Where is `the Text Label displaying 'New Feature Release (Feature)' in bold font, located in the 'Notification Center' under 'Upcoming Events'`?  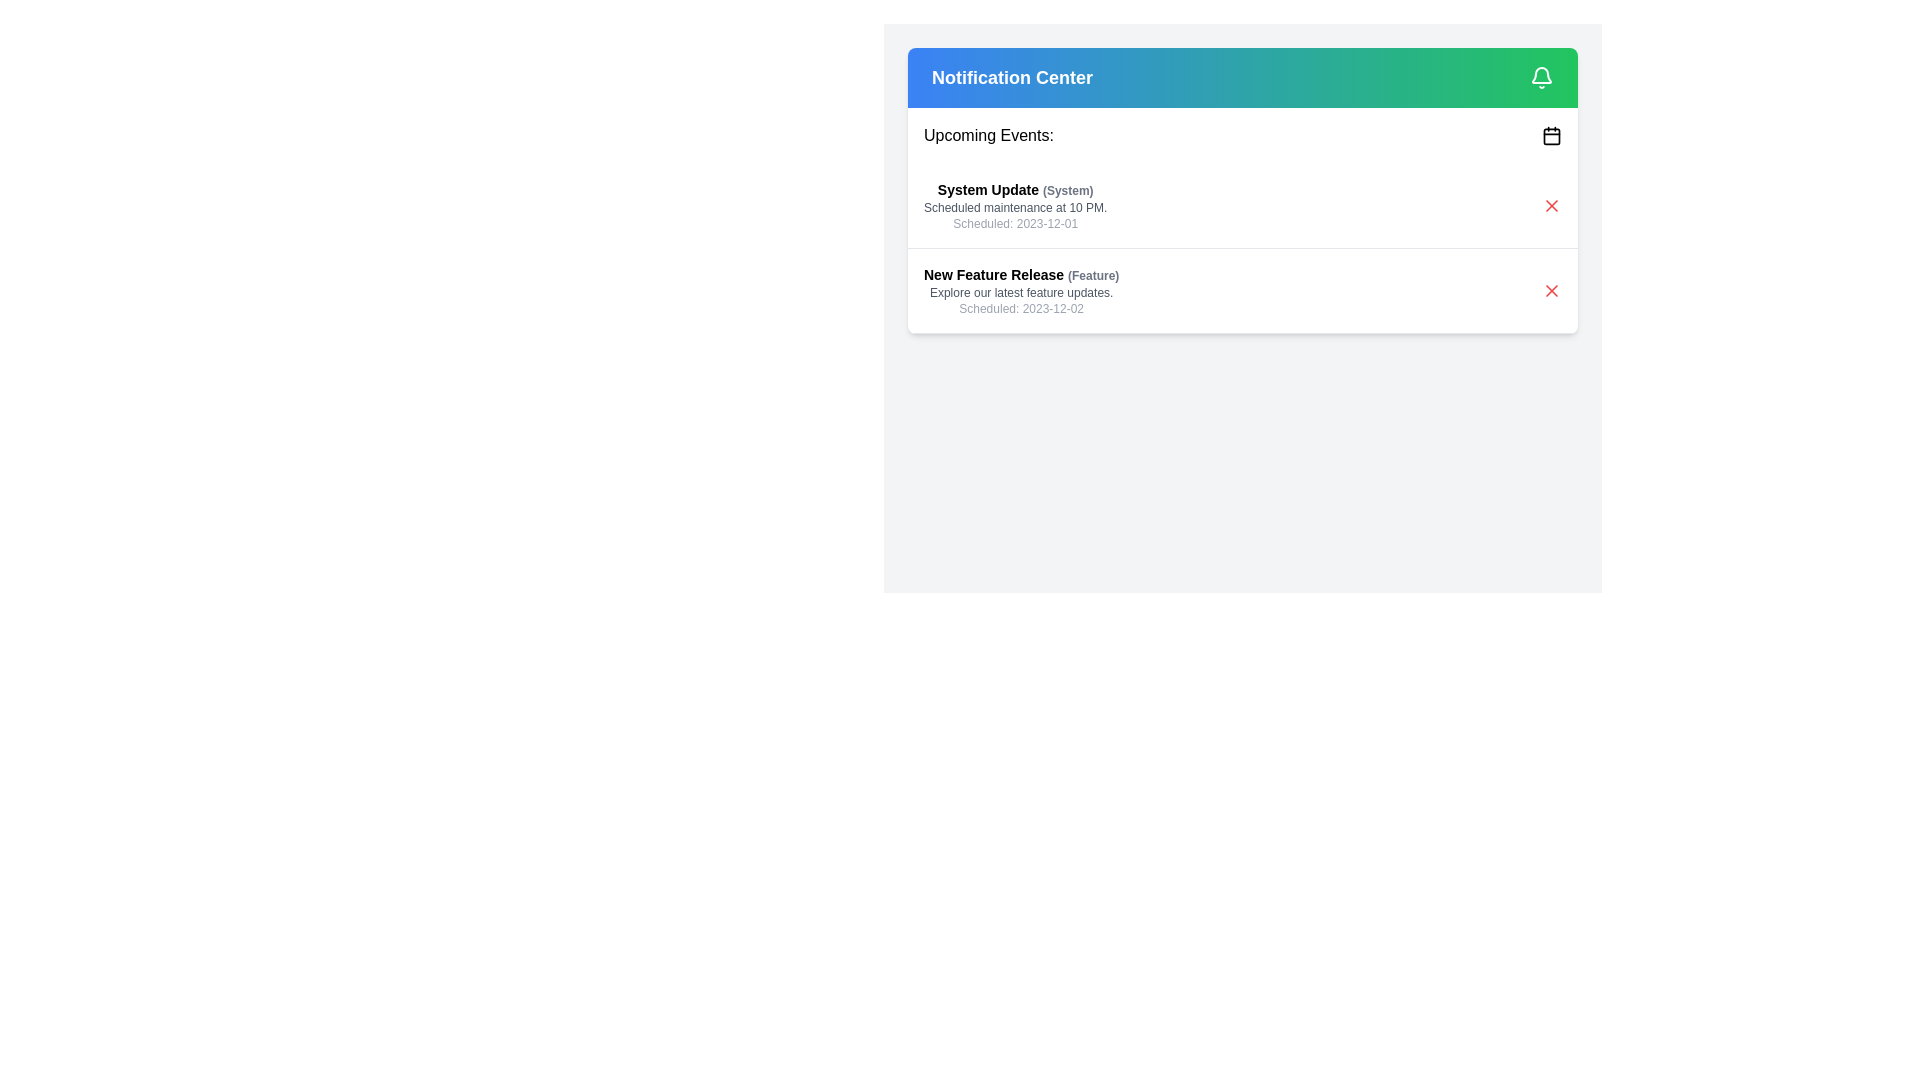 the Text Label displaying 'New Feature Release (Feature)' in bold font, located in the 'Notification Center' under 'Upcoming Events' is located at coordinates (1021, 274).